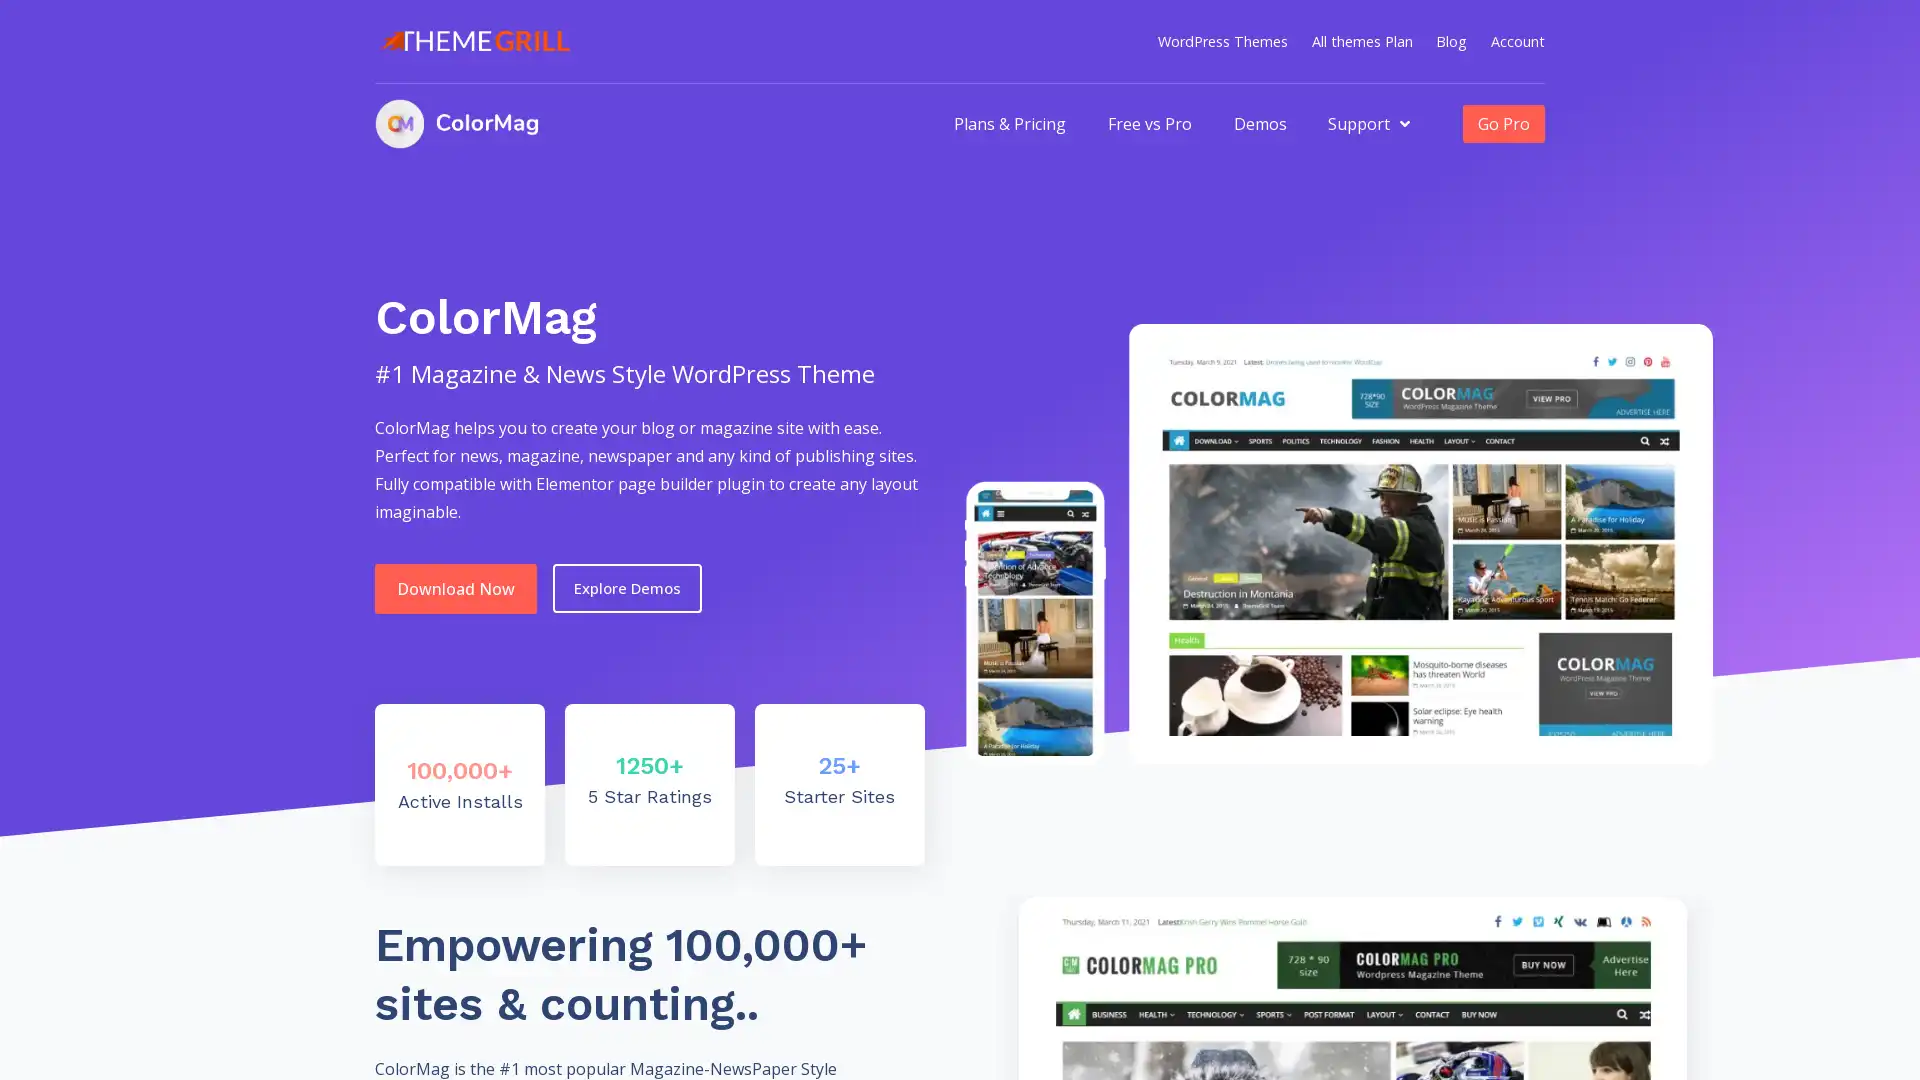 This screenshot has width=1920, height=1080. What do you see at coordinates (626, 587) in the screenshot?
I see `Explore Demos` at bounding box center [626, 587].